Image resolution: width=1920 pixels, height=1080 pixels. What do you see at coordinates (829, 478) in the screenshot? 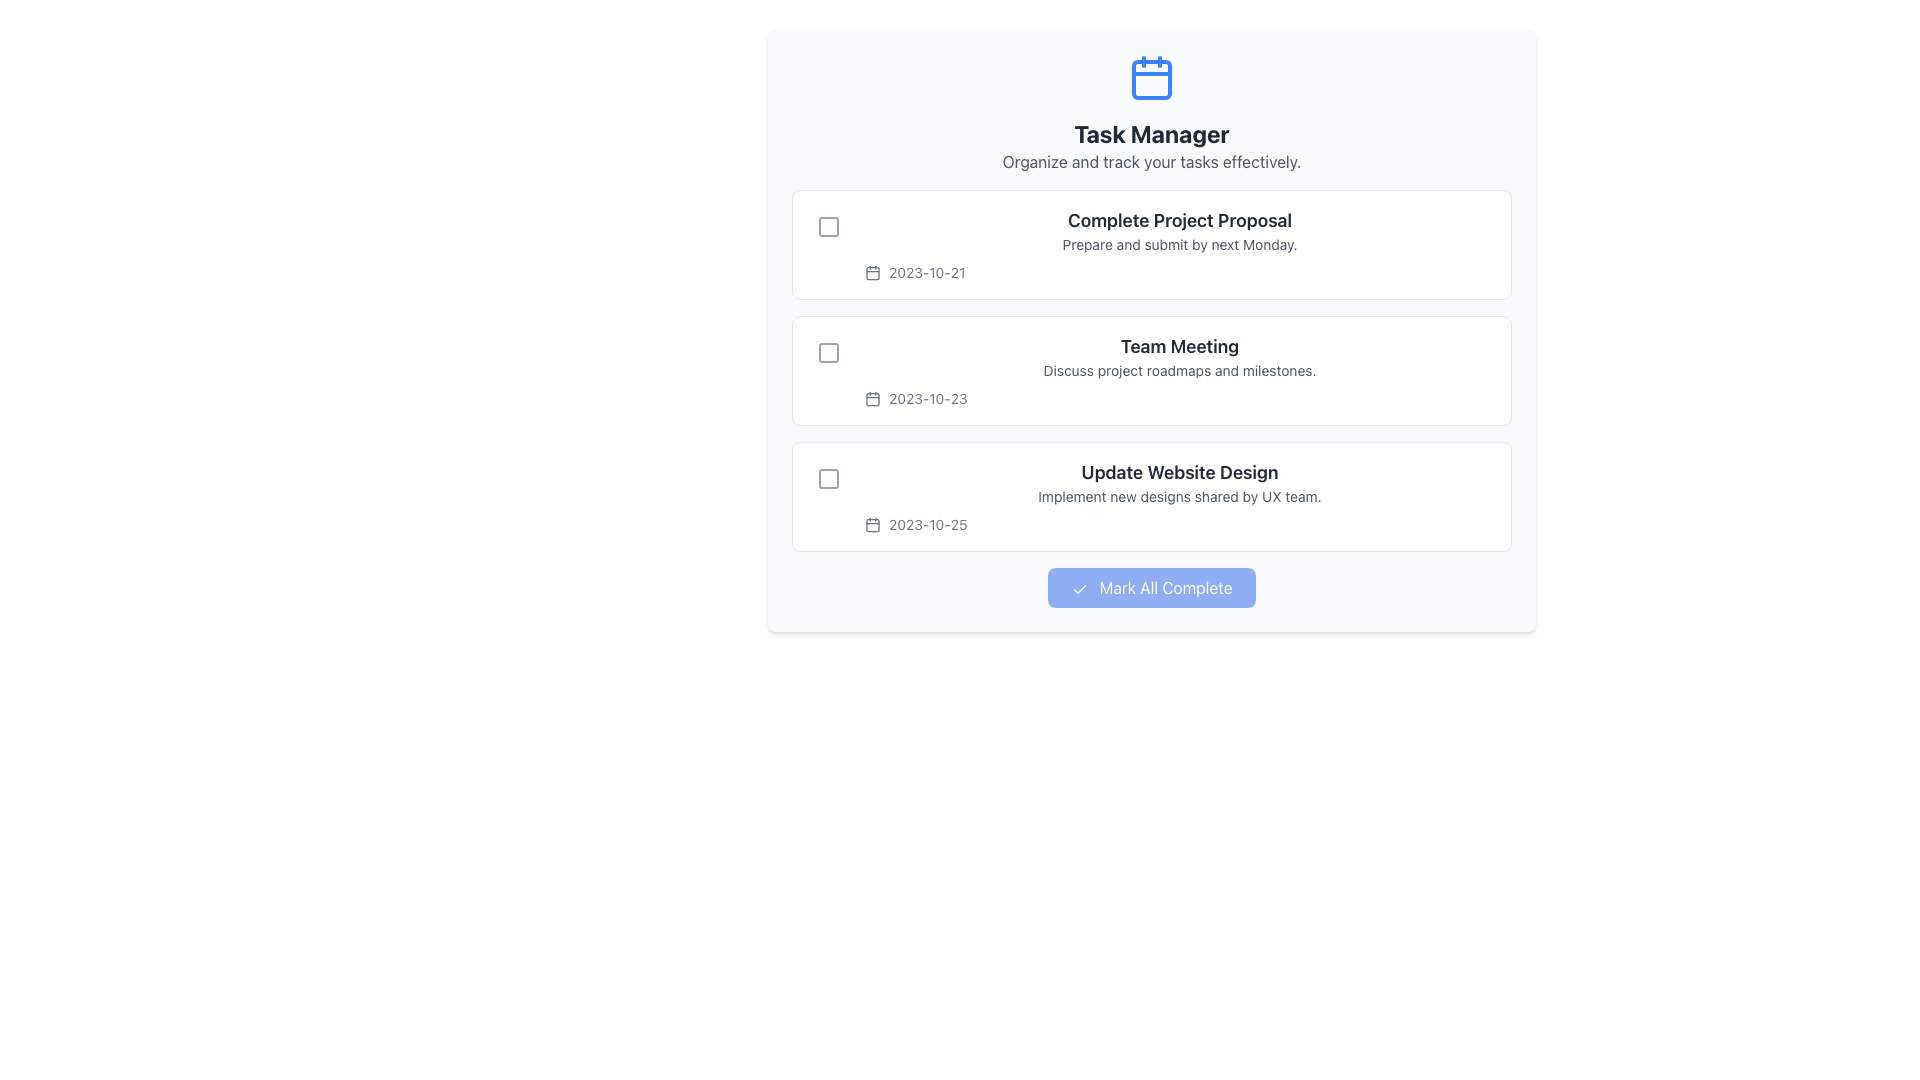
I see `the checkbox` at bounding box center [829, 478].